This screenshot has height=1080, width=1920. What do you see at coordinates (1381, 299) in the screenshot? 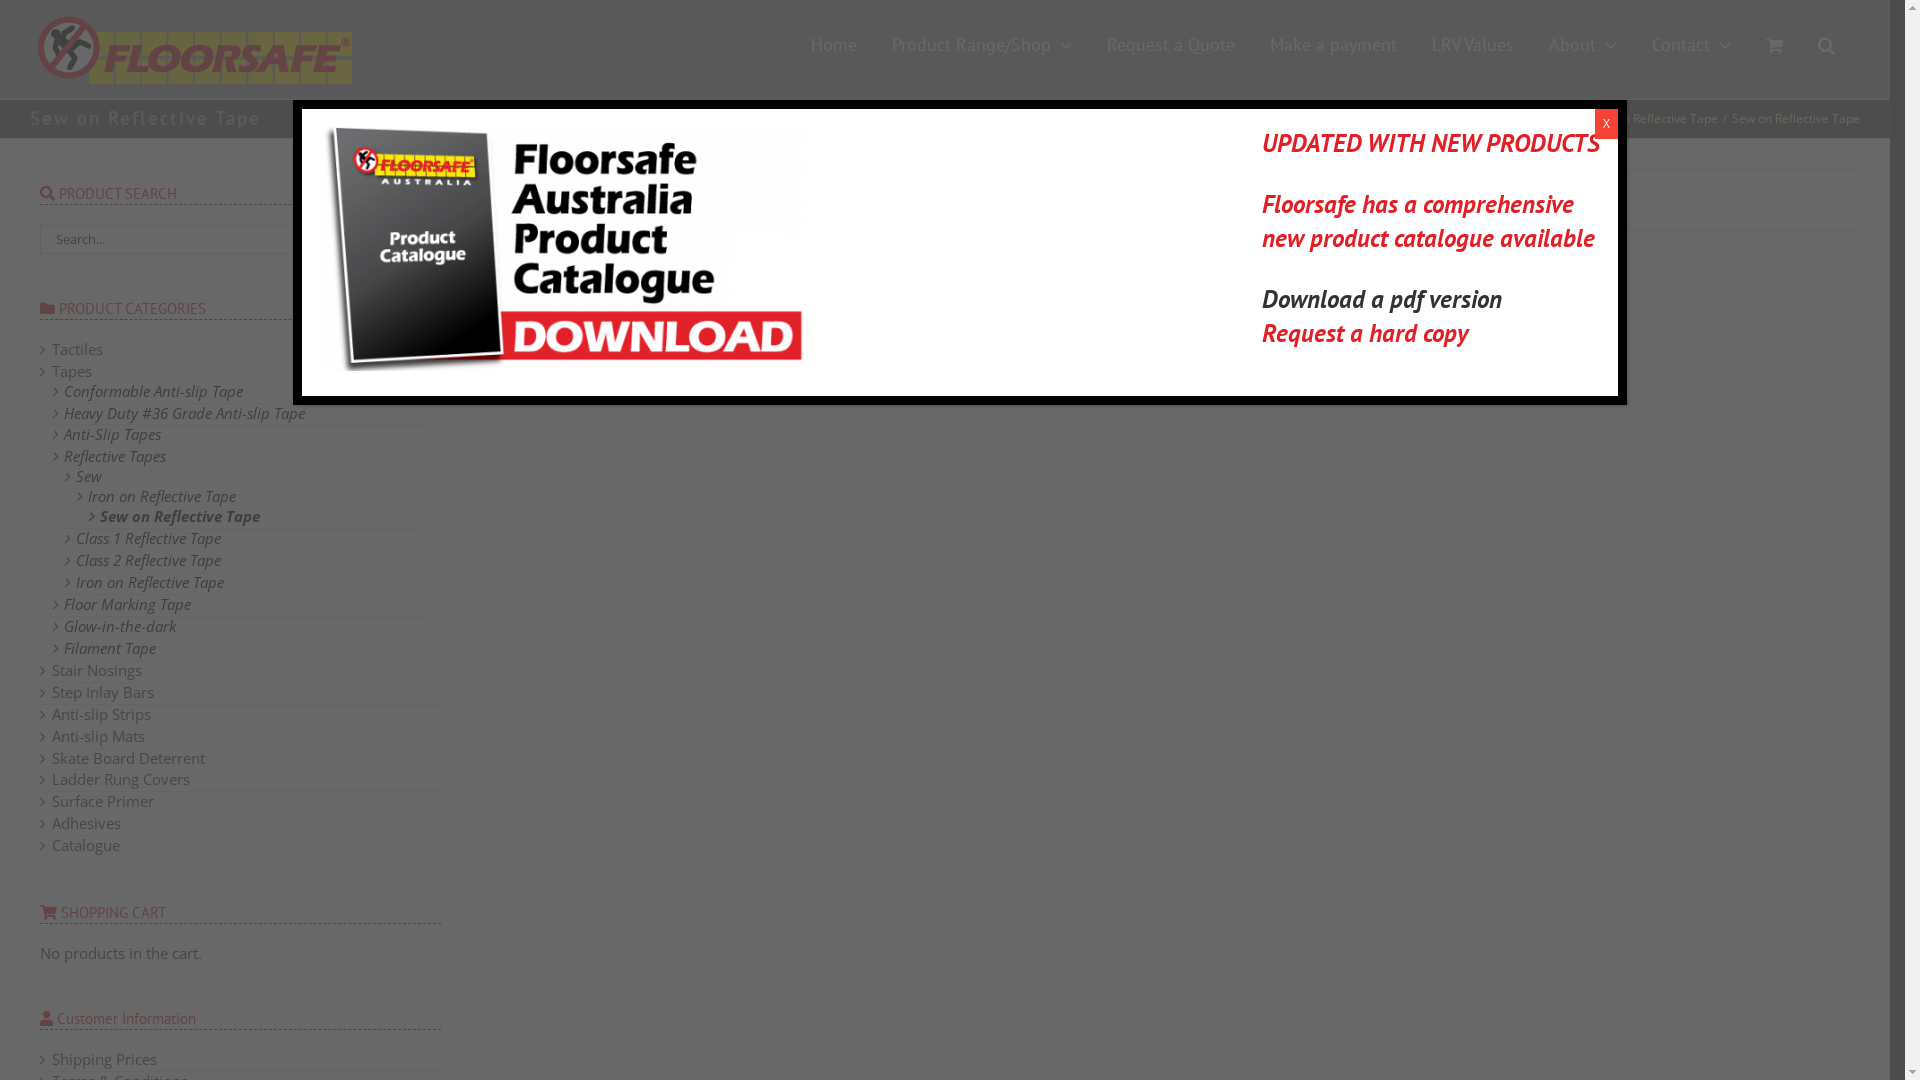
I see `'Download a pdf version'` at bounding box center [1381, 299].